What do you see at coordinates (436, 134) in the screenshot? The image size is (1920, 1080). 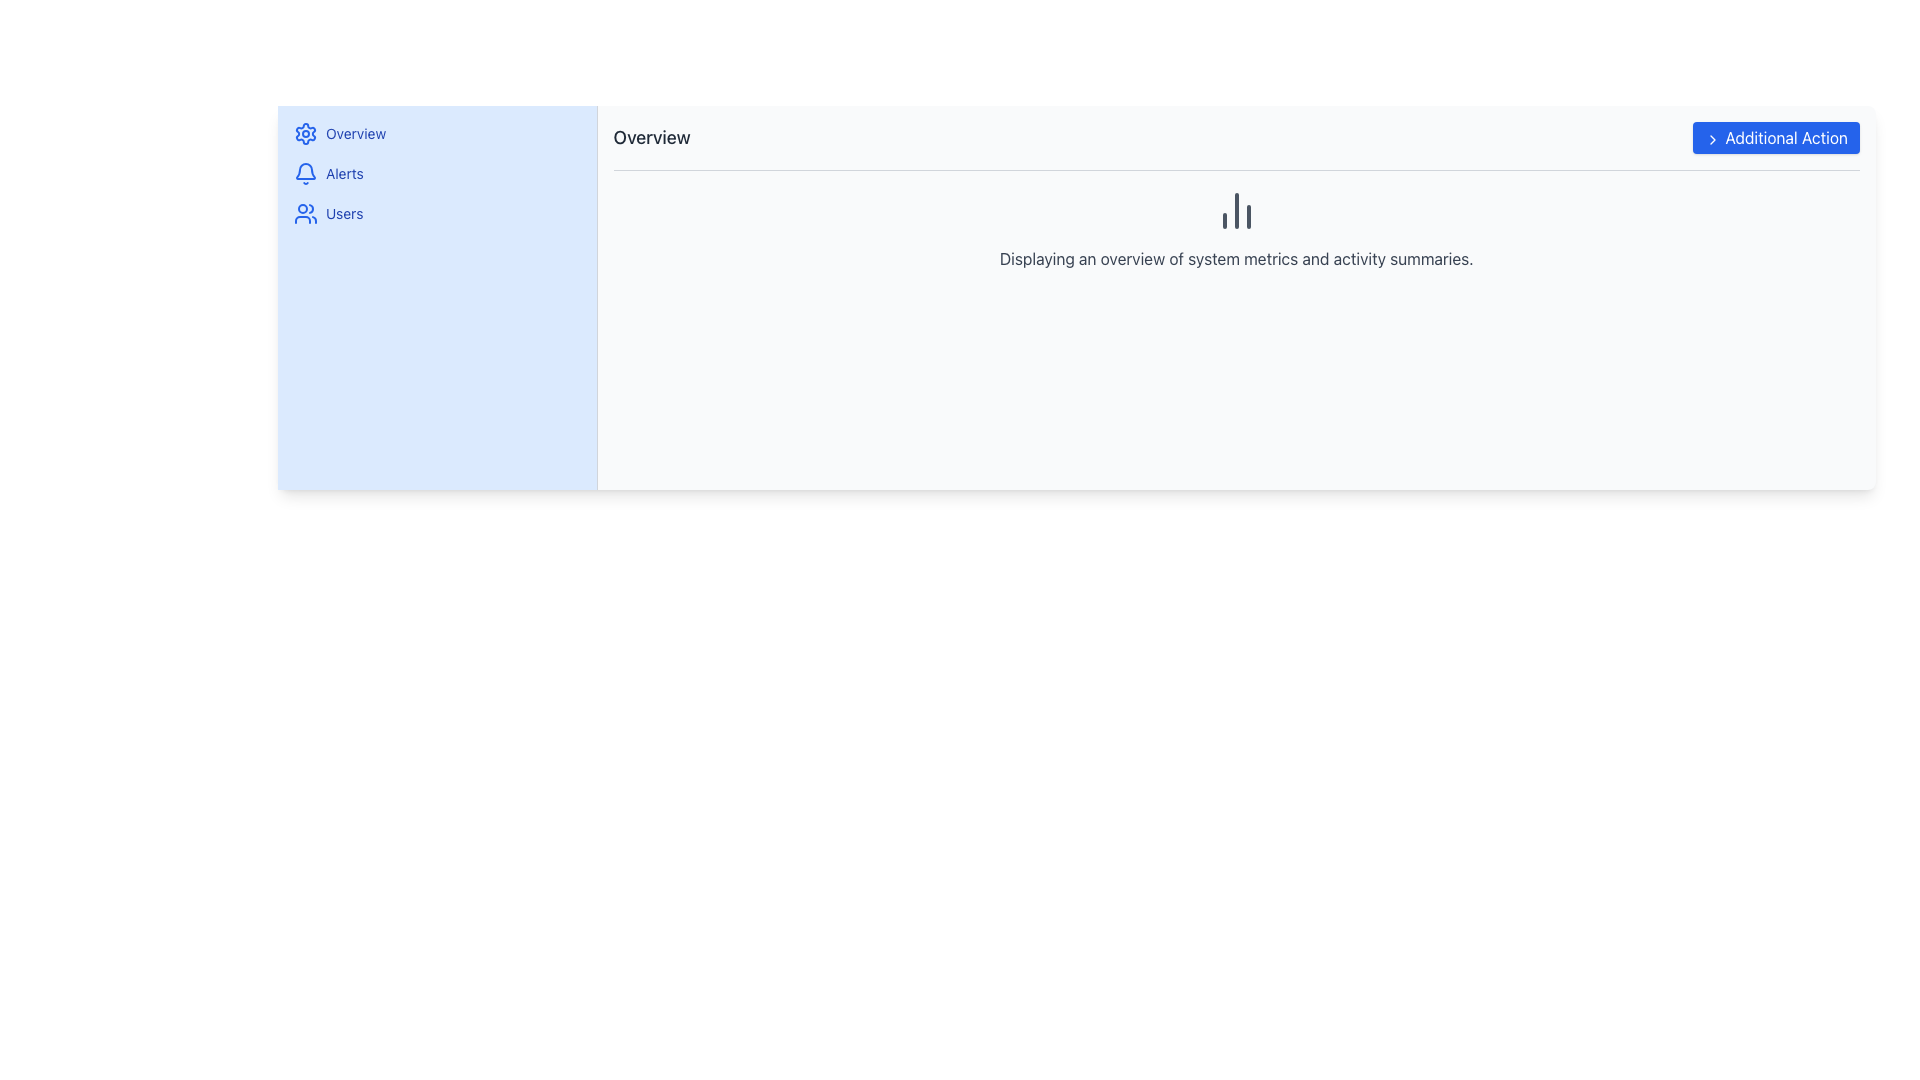 I see `the topmost item` at bounding box center [436, 134].